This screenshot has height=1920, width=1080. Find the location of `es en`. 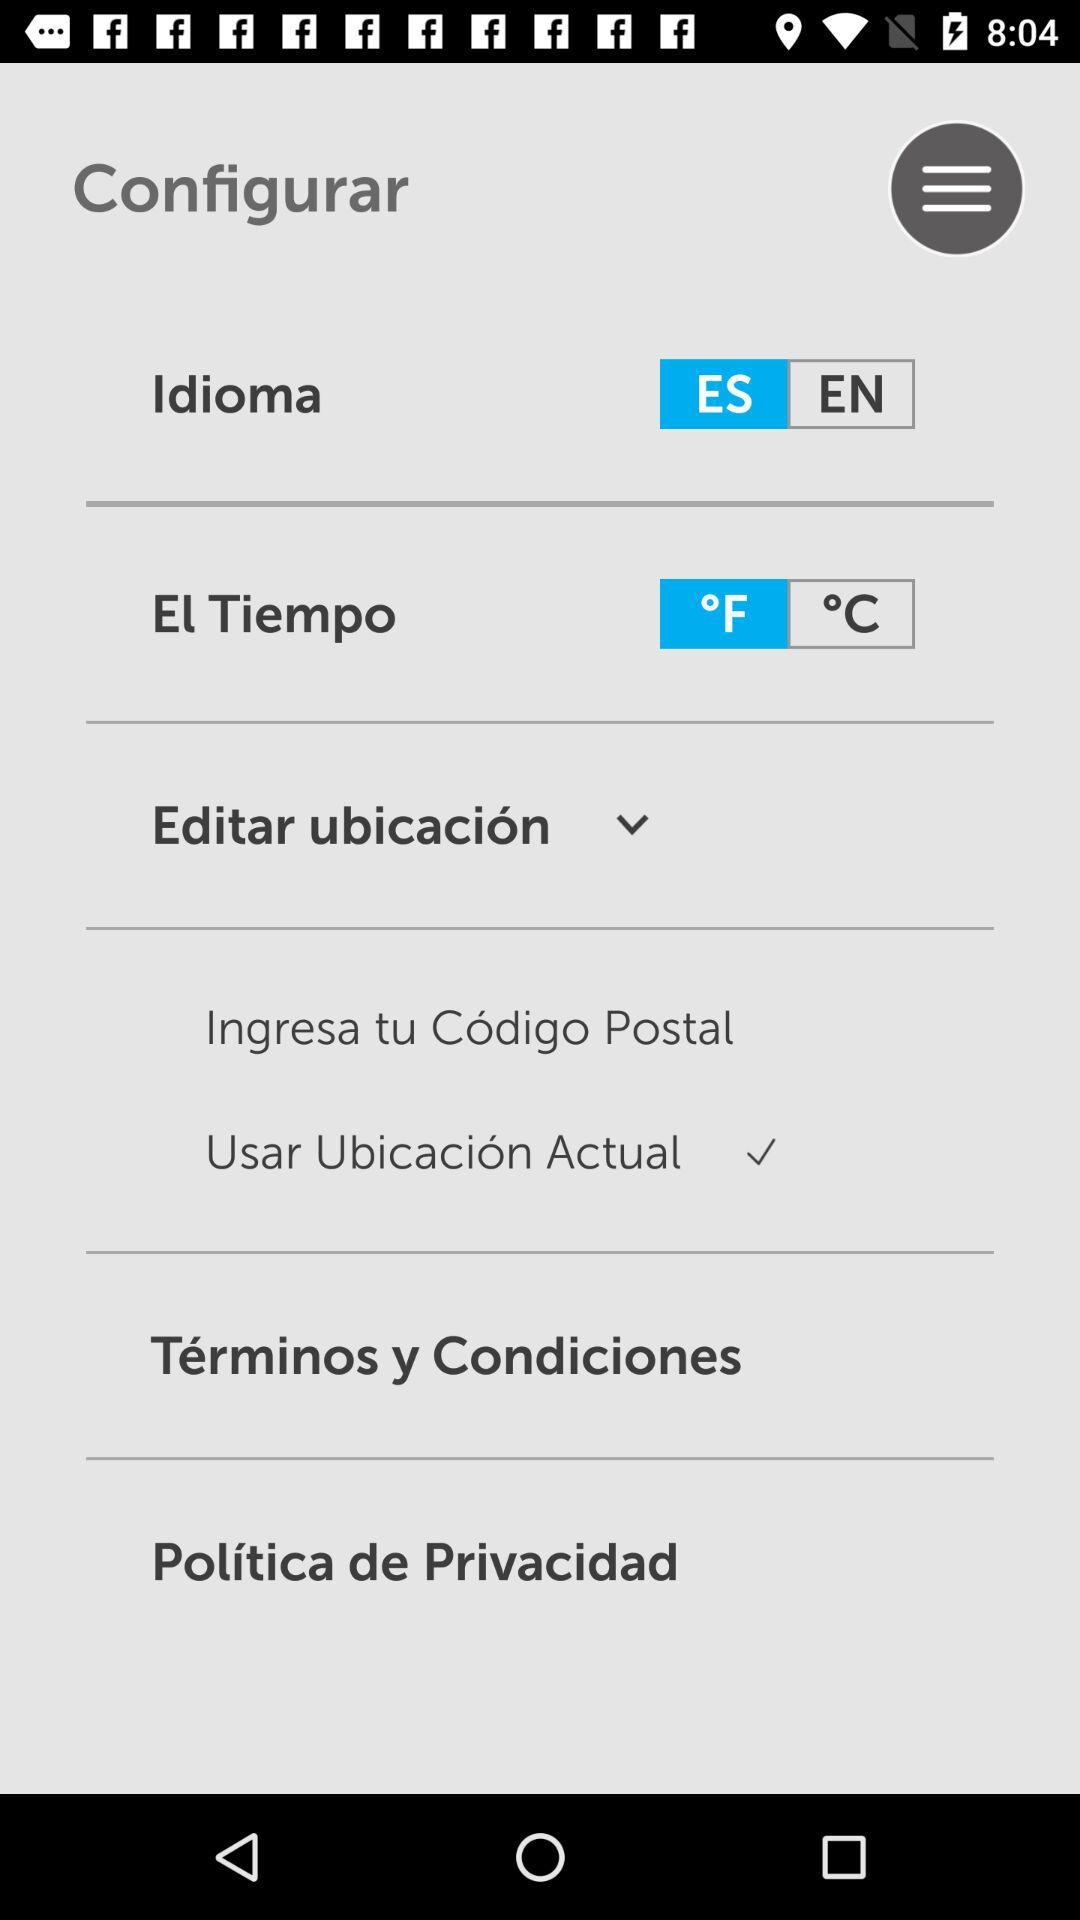

es en is located at coordinates (786, 393).